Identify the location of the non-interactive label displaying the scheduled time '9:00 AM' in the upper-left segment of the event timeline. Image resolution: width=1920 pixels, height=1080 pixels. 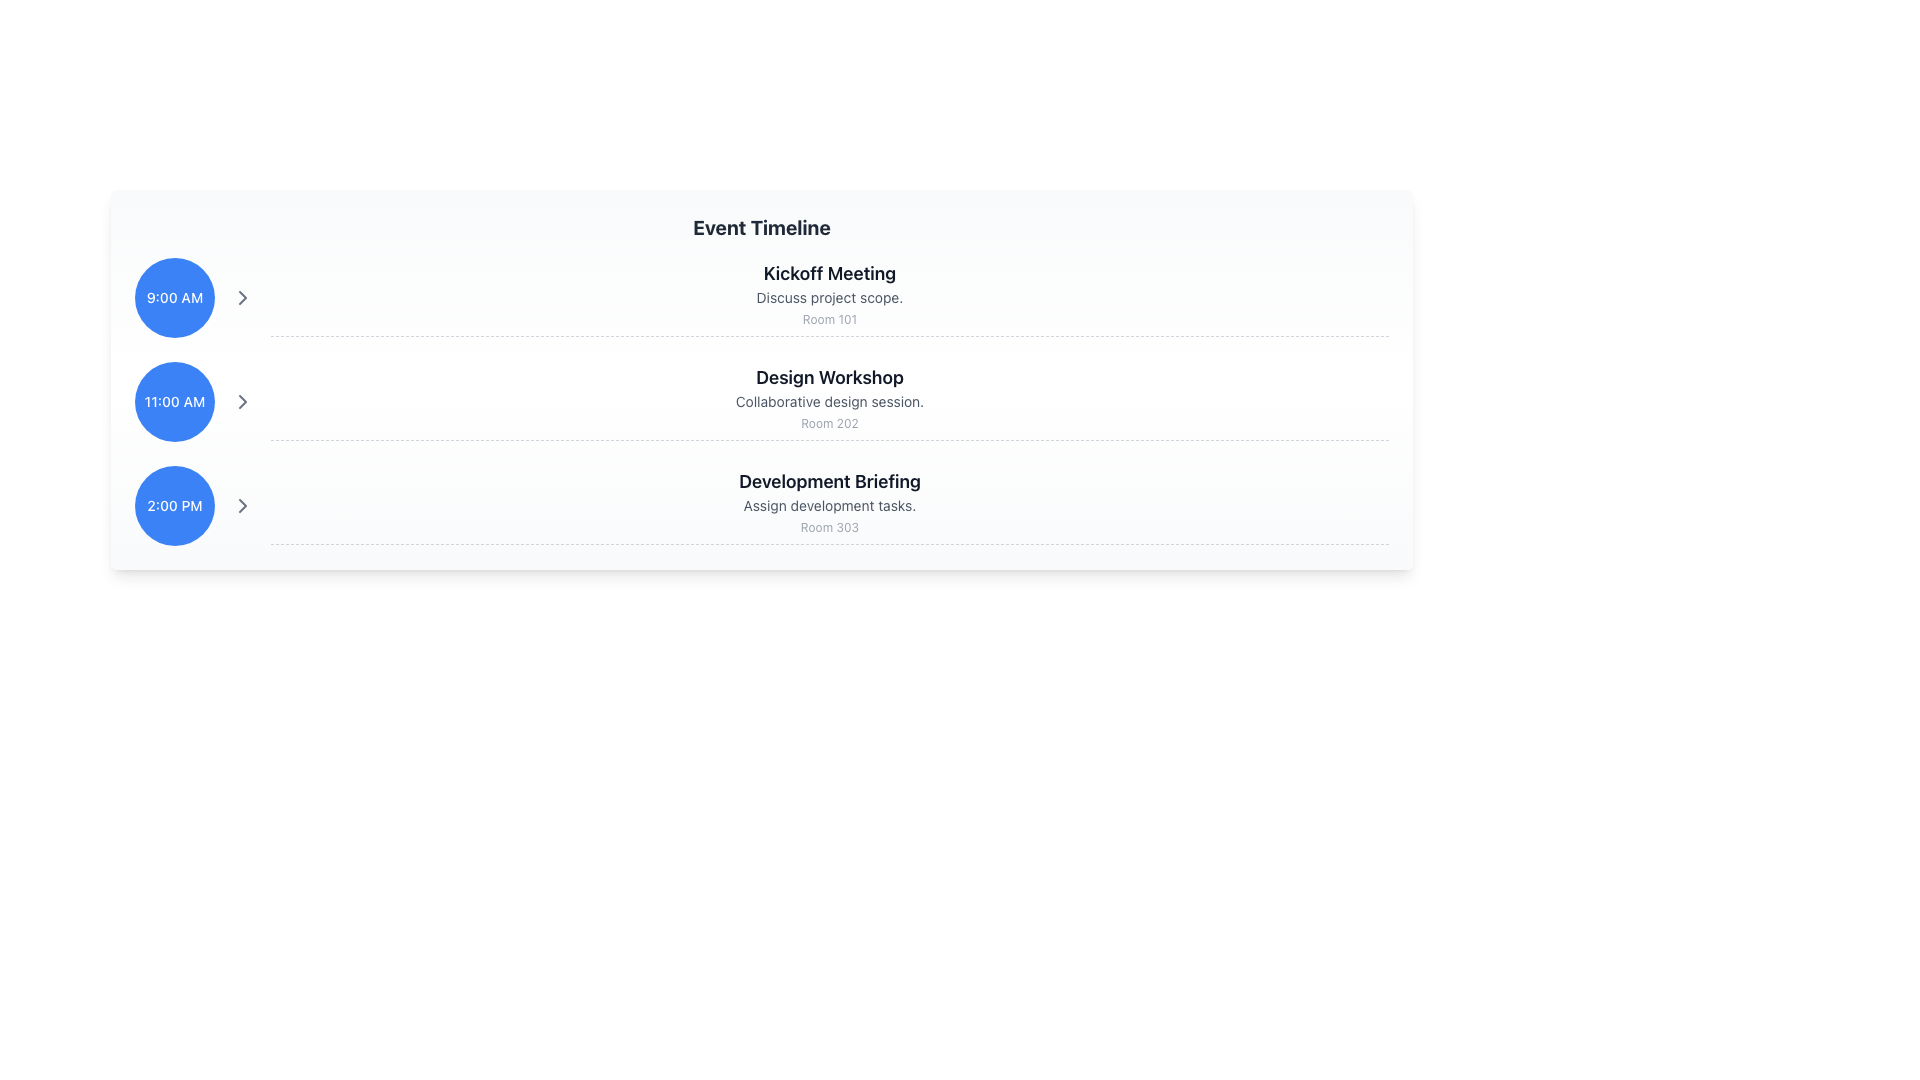
(174, 297).